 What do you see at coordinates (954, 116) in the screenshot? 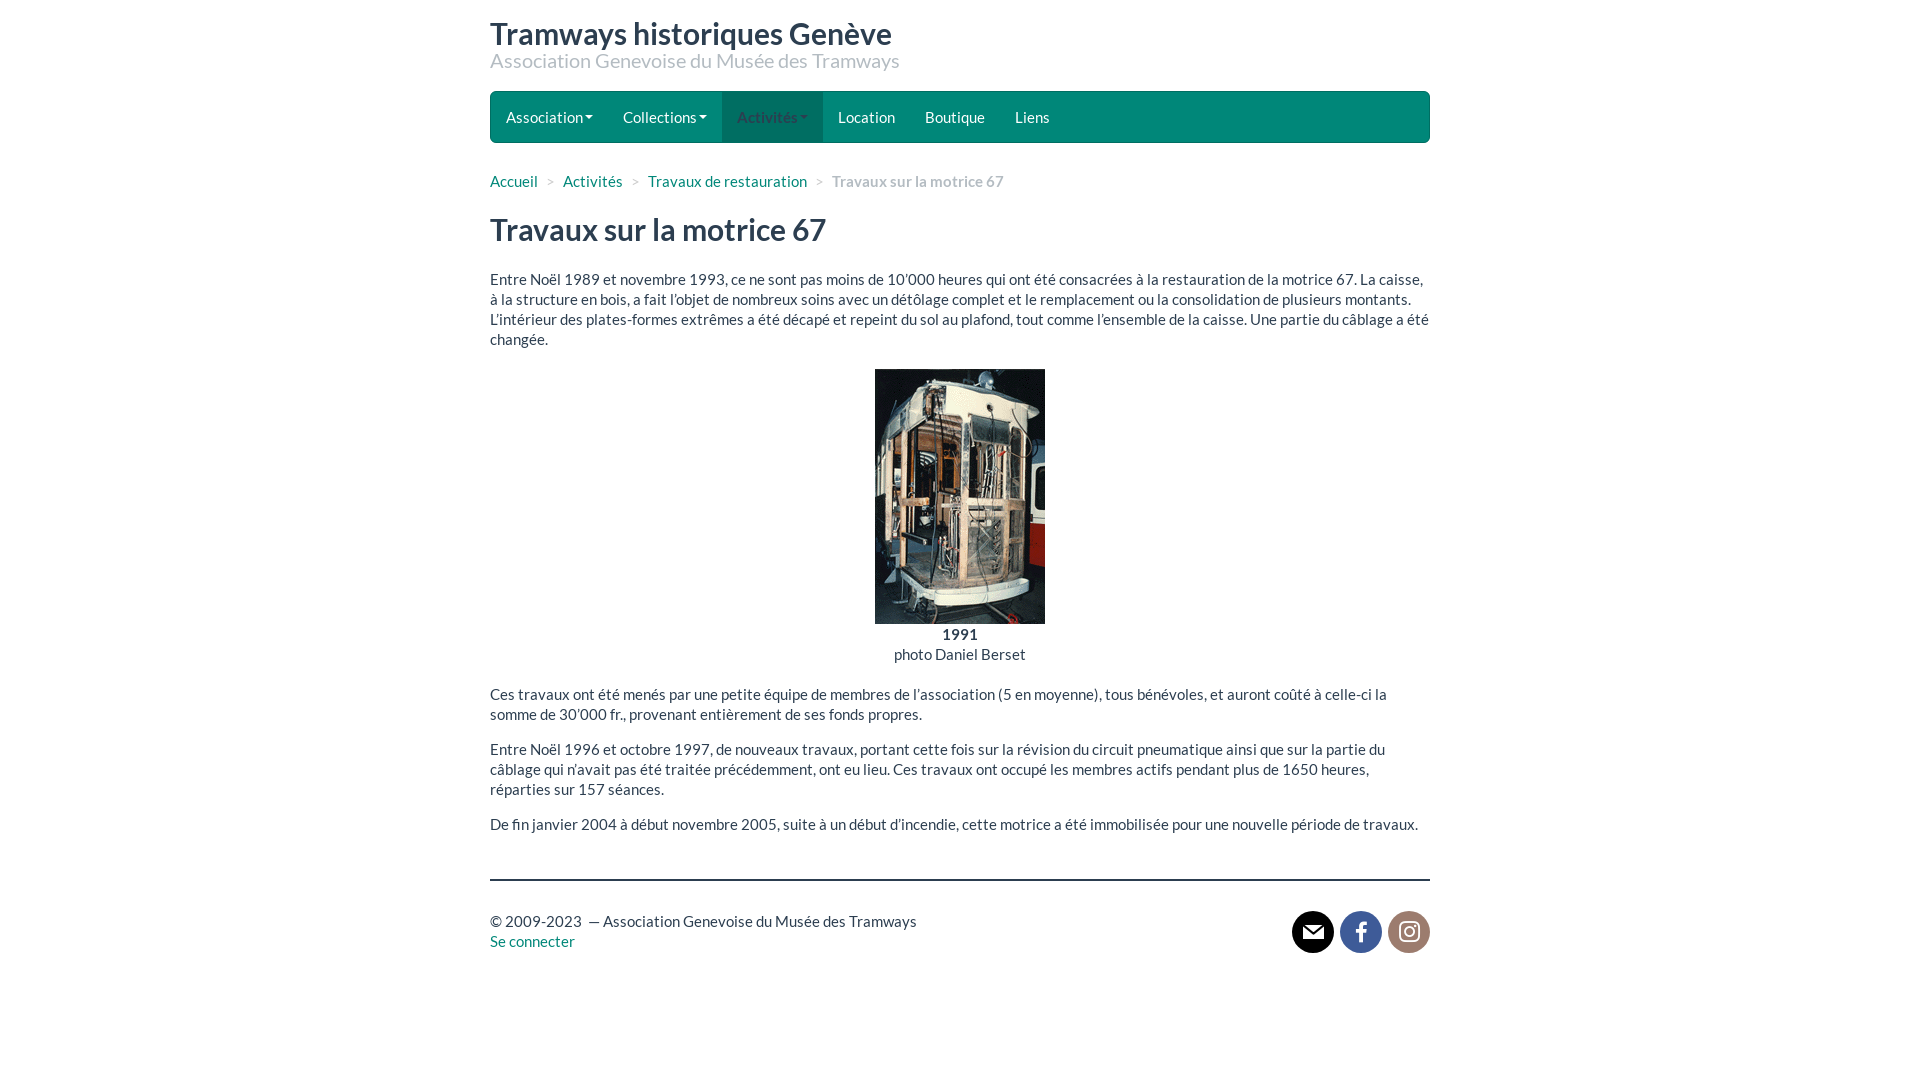
I see `'Boutique'` at bounding box center [954, 116].